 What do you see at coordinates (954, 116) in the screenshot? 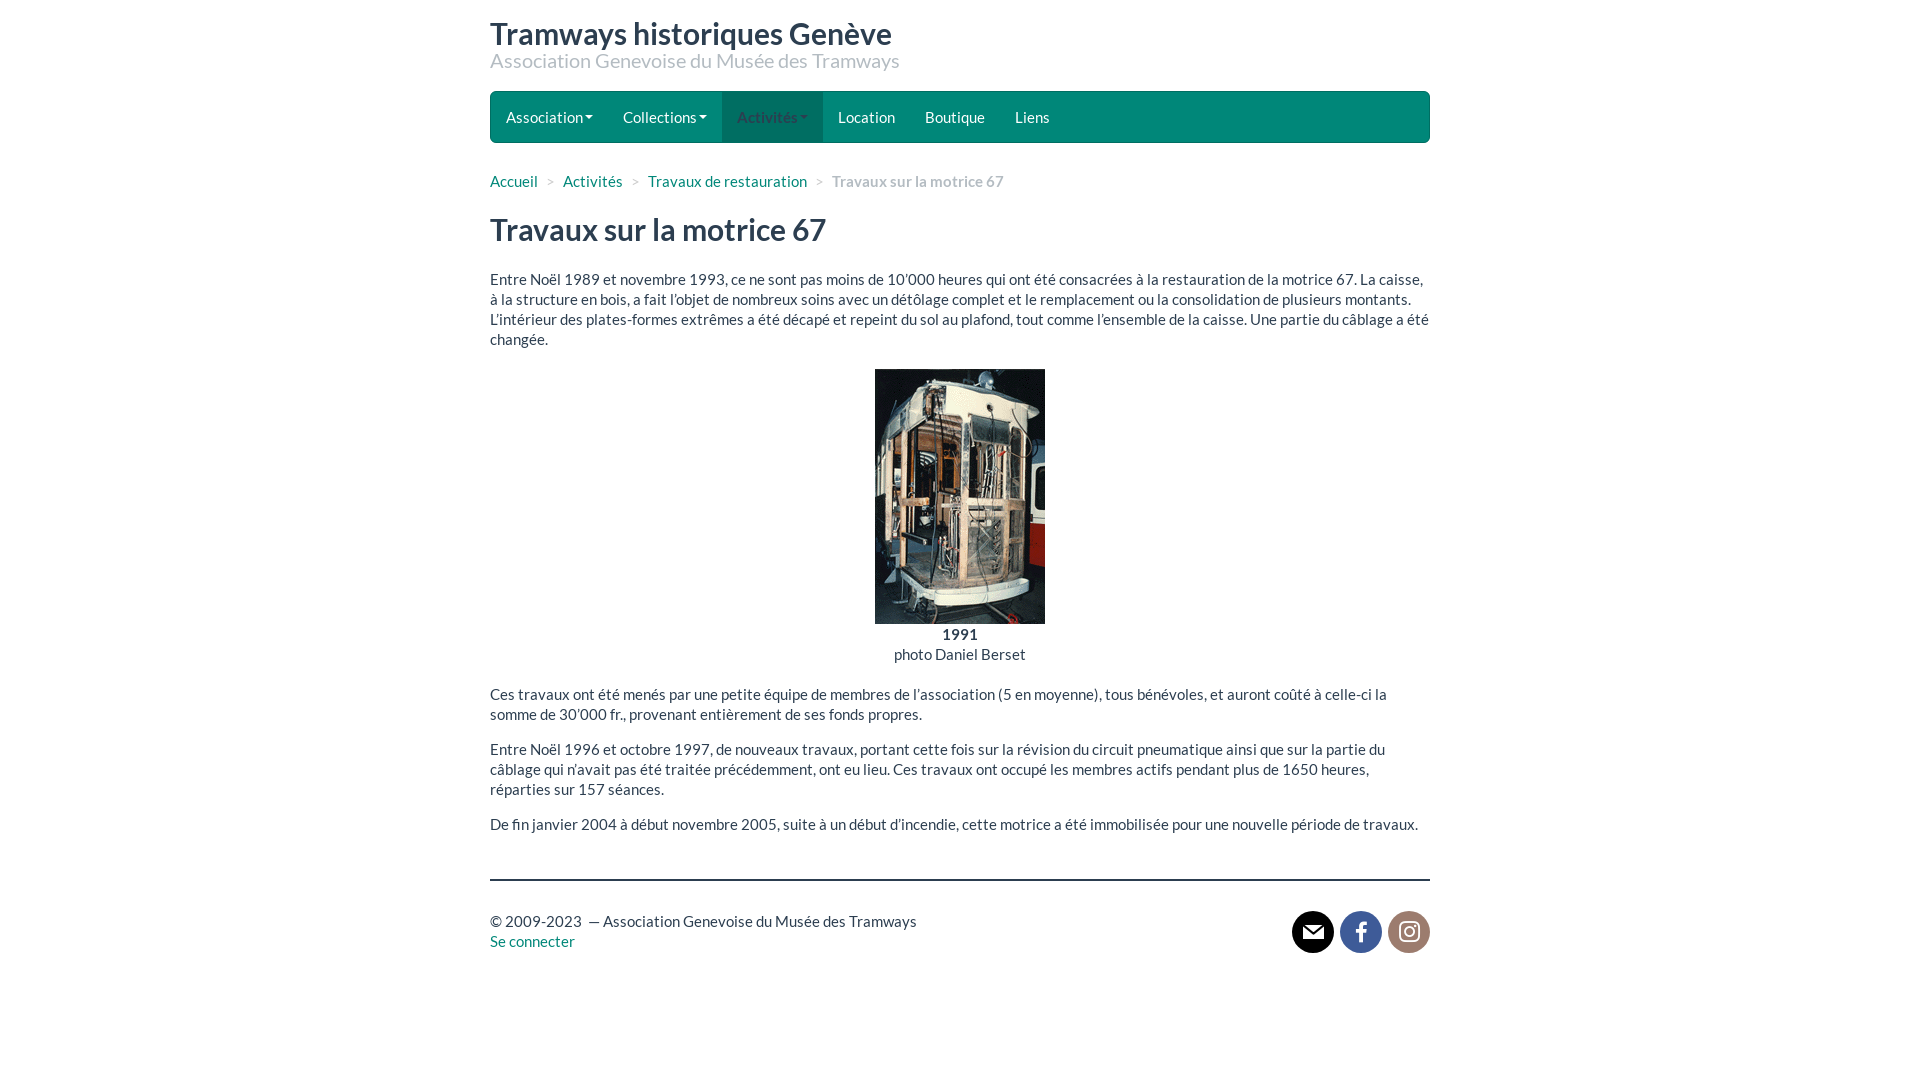
I see `'Boutique'` at bounding box center [954, 116].